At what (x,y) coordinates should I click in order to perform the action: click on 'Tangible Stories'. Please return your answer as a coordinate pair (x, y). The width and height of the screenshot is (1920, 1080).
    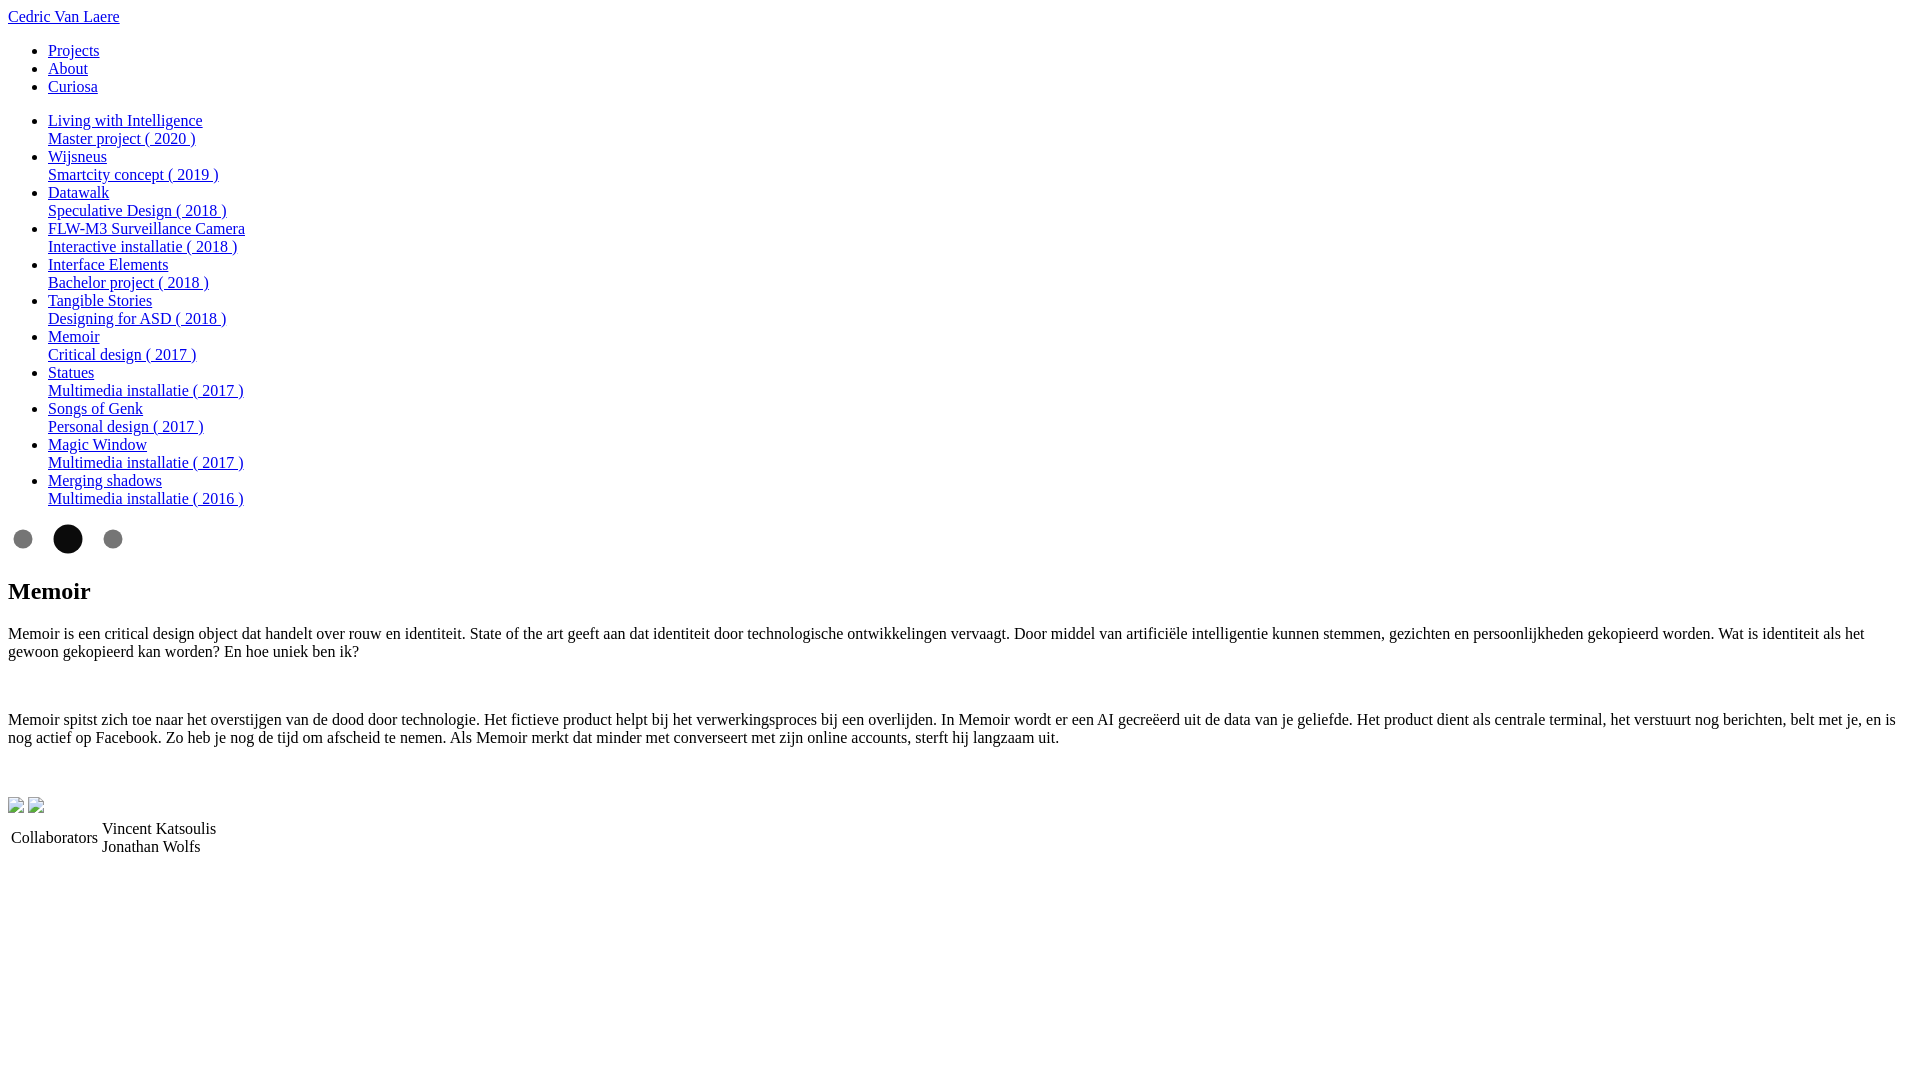
    Looking at the image, I should click on (99, 300).